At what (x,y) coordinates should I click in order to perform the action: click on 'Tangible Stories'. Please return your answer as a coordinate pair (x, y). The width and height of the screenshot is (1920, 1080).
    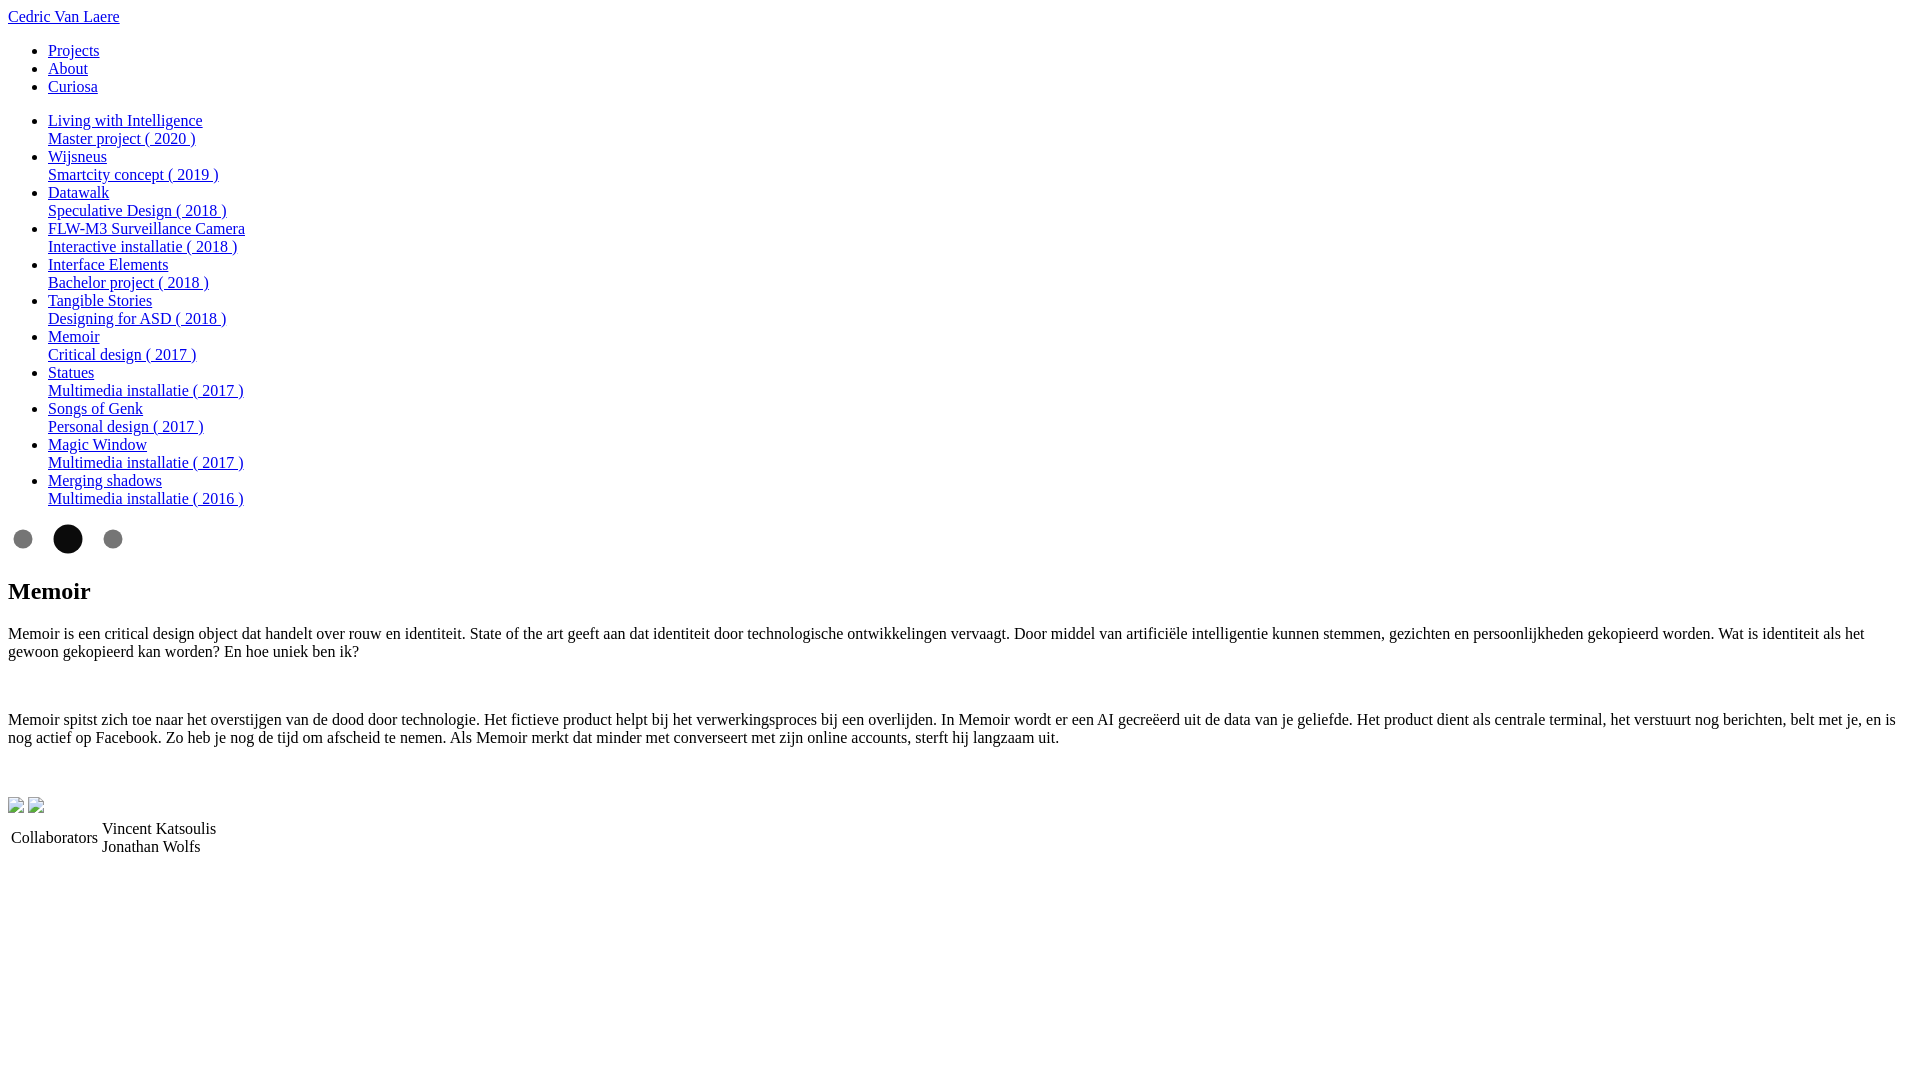
    Looking at the image, I should click on (99, 300).